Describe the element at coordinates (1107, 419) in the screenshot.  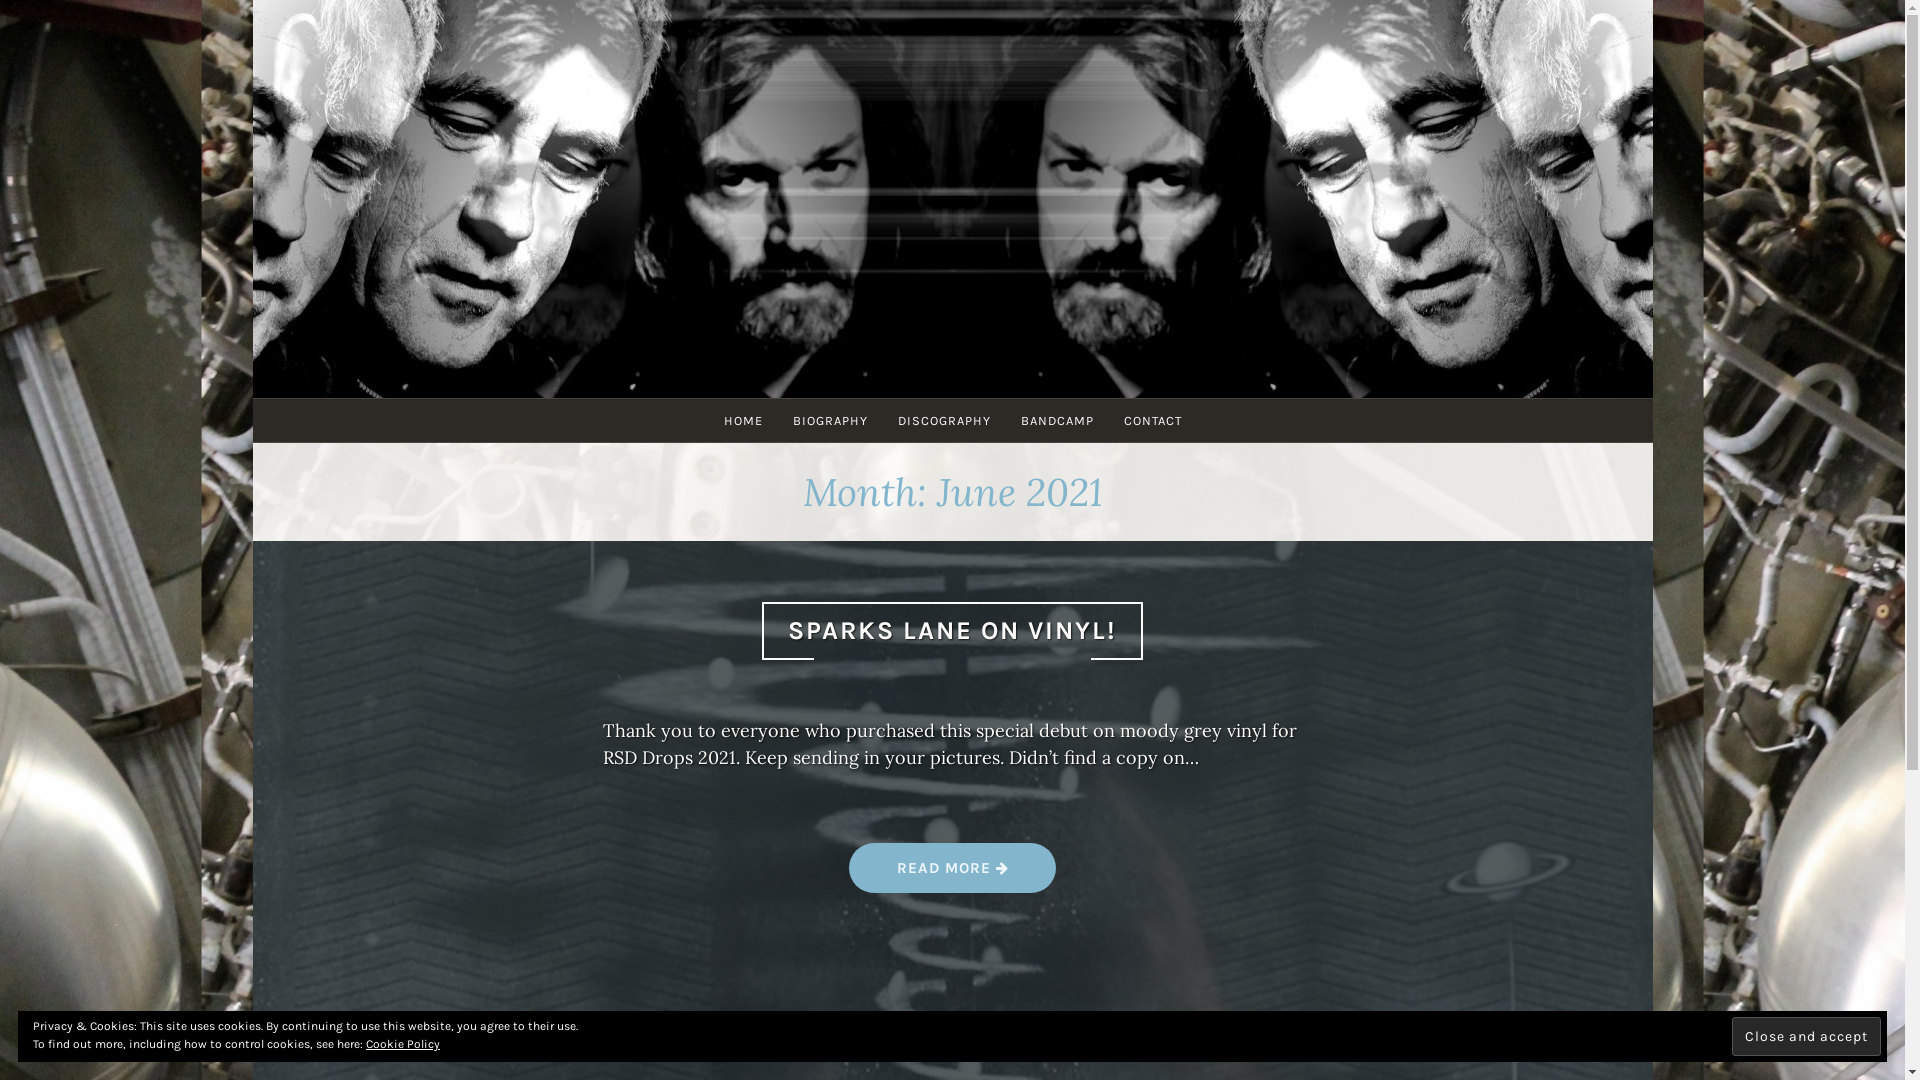
I see `'CONTACT'` at that location.